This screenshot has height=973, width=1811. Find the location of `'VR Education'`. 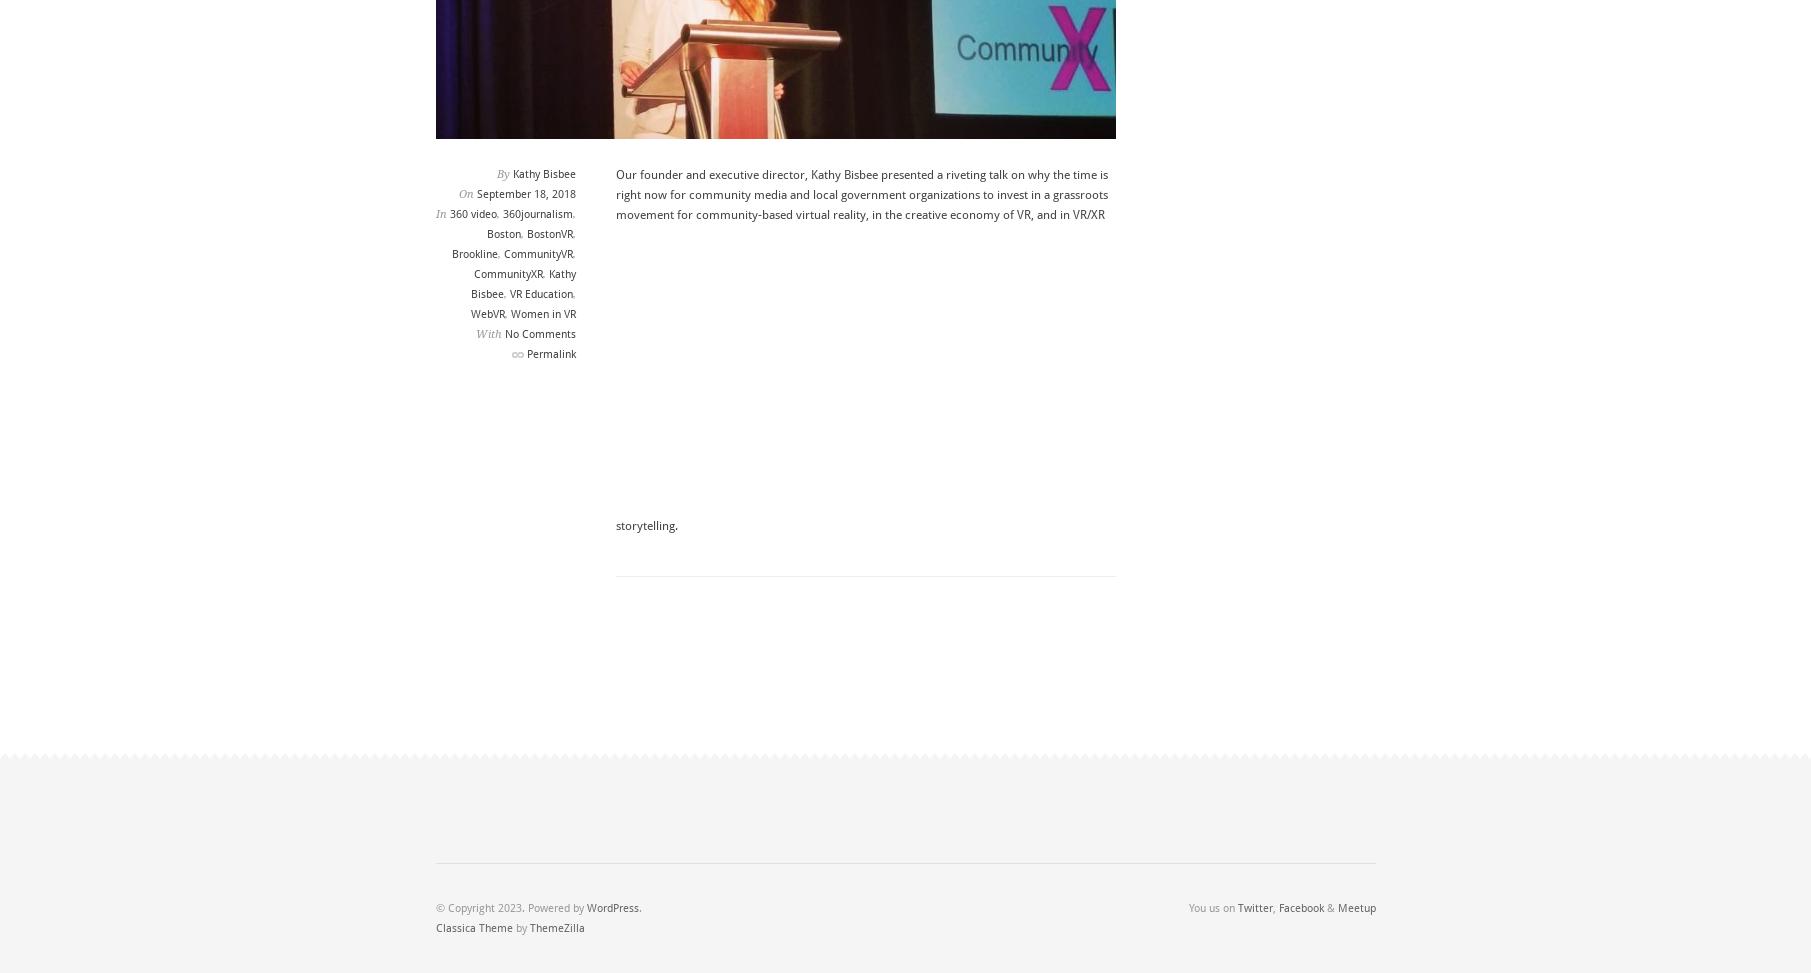

'VR Education' is located at coordinates (539, 294).